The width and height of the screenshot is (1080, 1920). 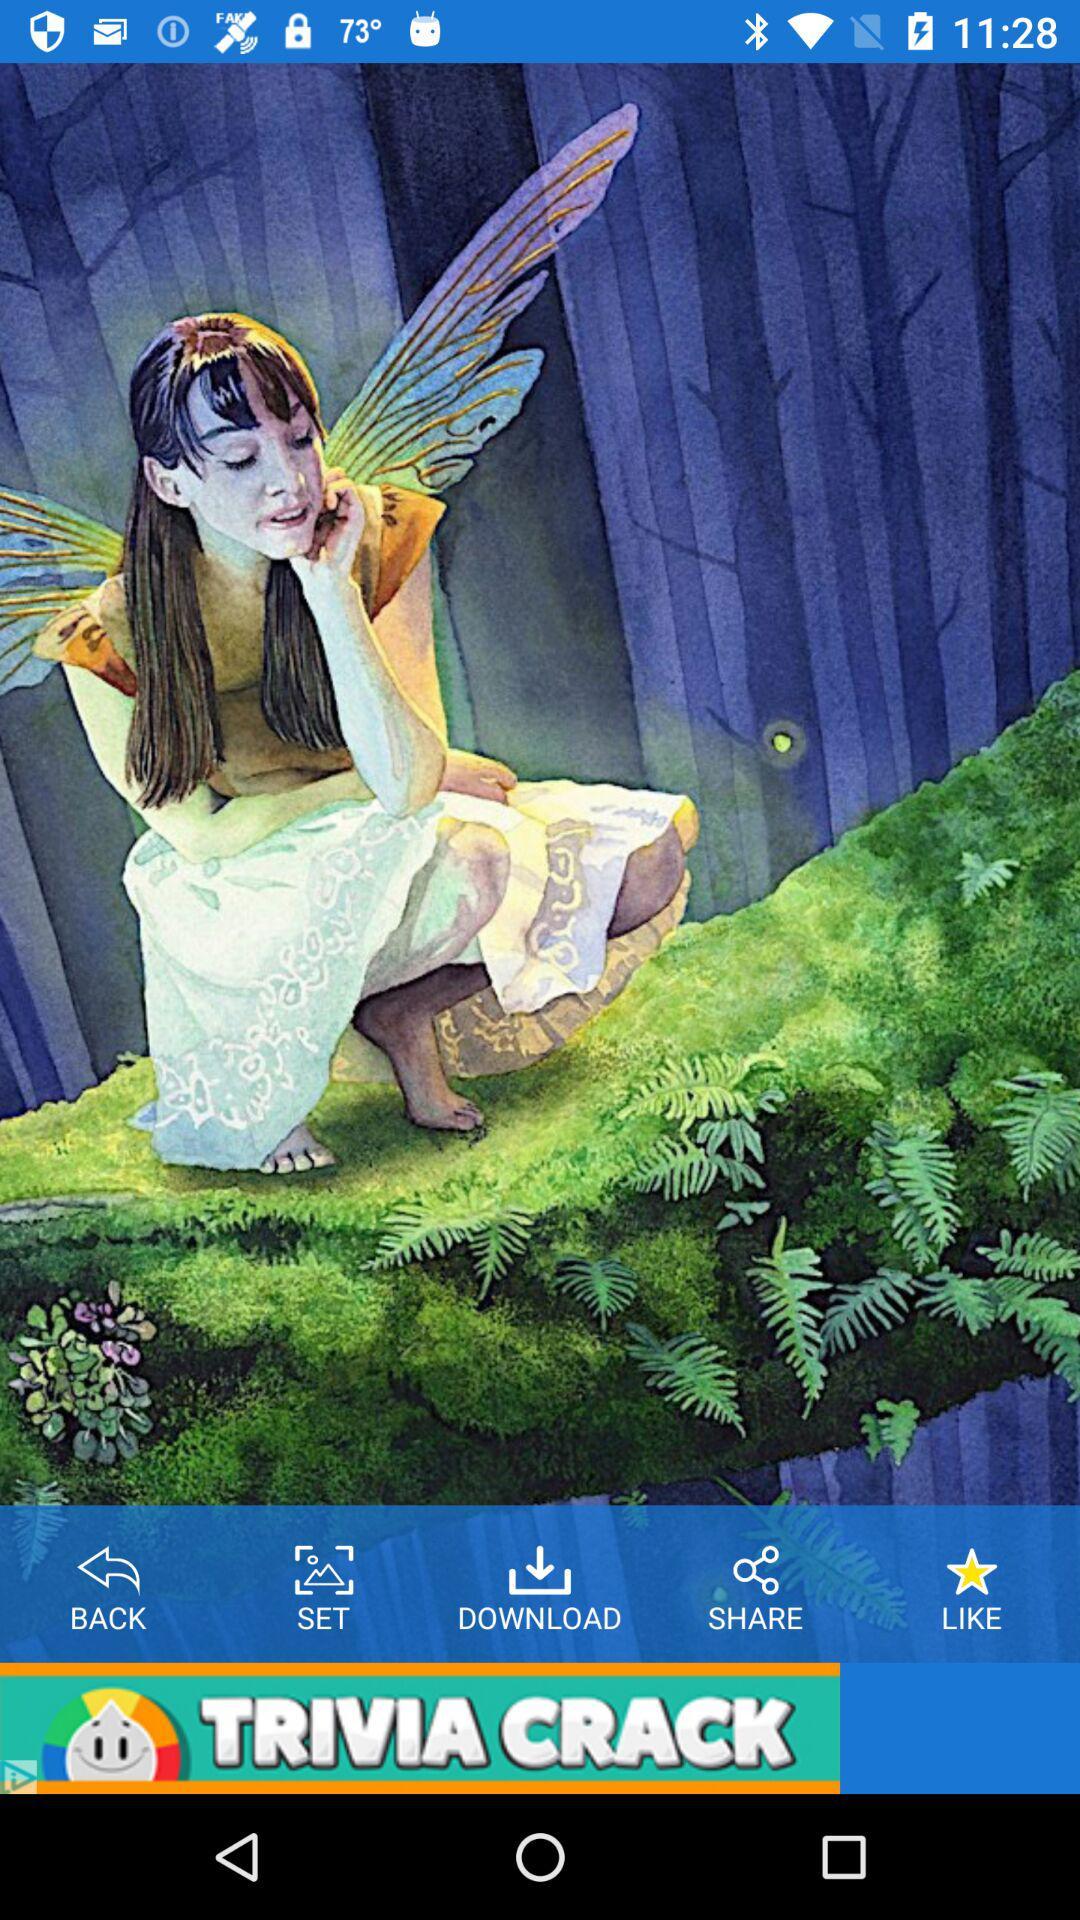 I want to click on set photo as background, so click(x=323, y=1562).